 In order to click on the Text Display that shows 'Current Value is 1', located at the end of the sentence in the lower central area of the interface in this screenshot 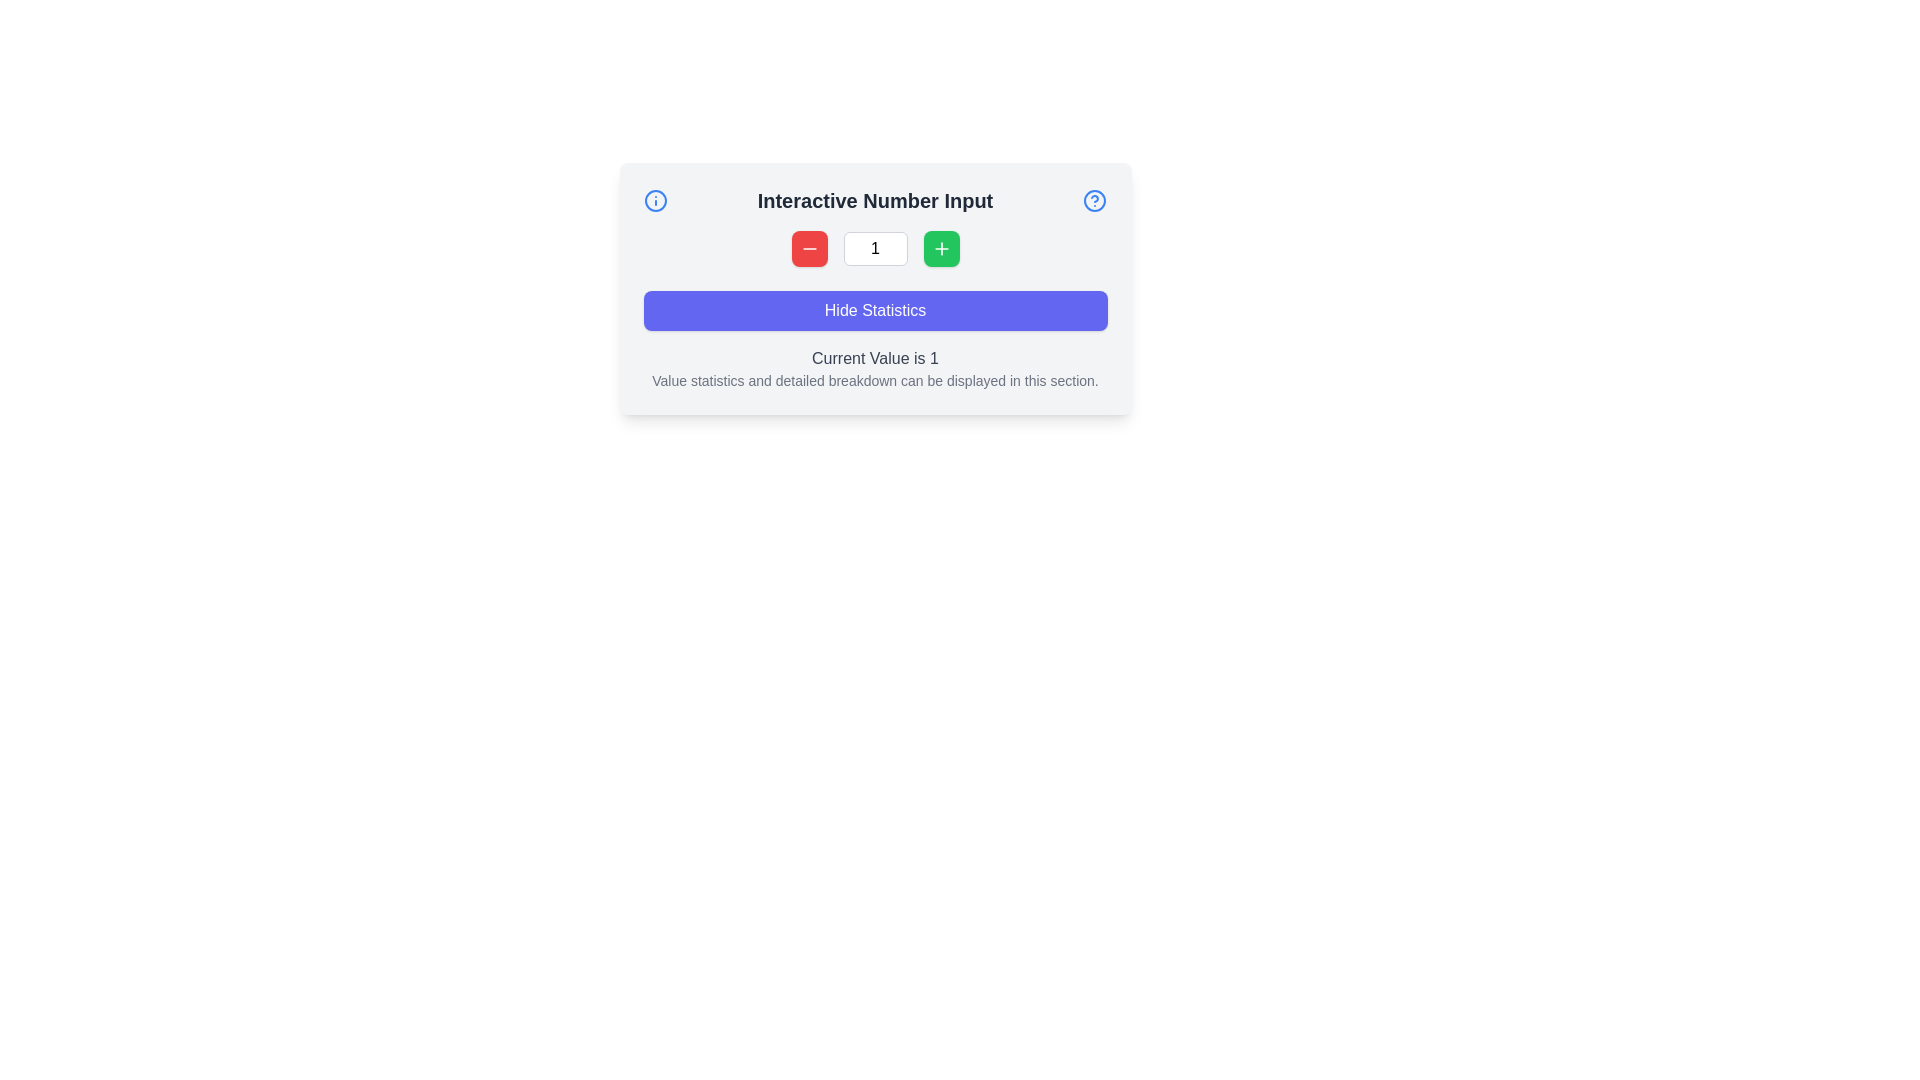, I will do `click(933, 357)`.